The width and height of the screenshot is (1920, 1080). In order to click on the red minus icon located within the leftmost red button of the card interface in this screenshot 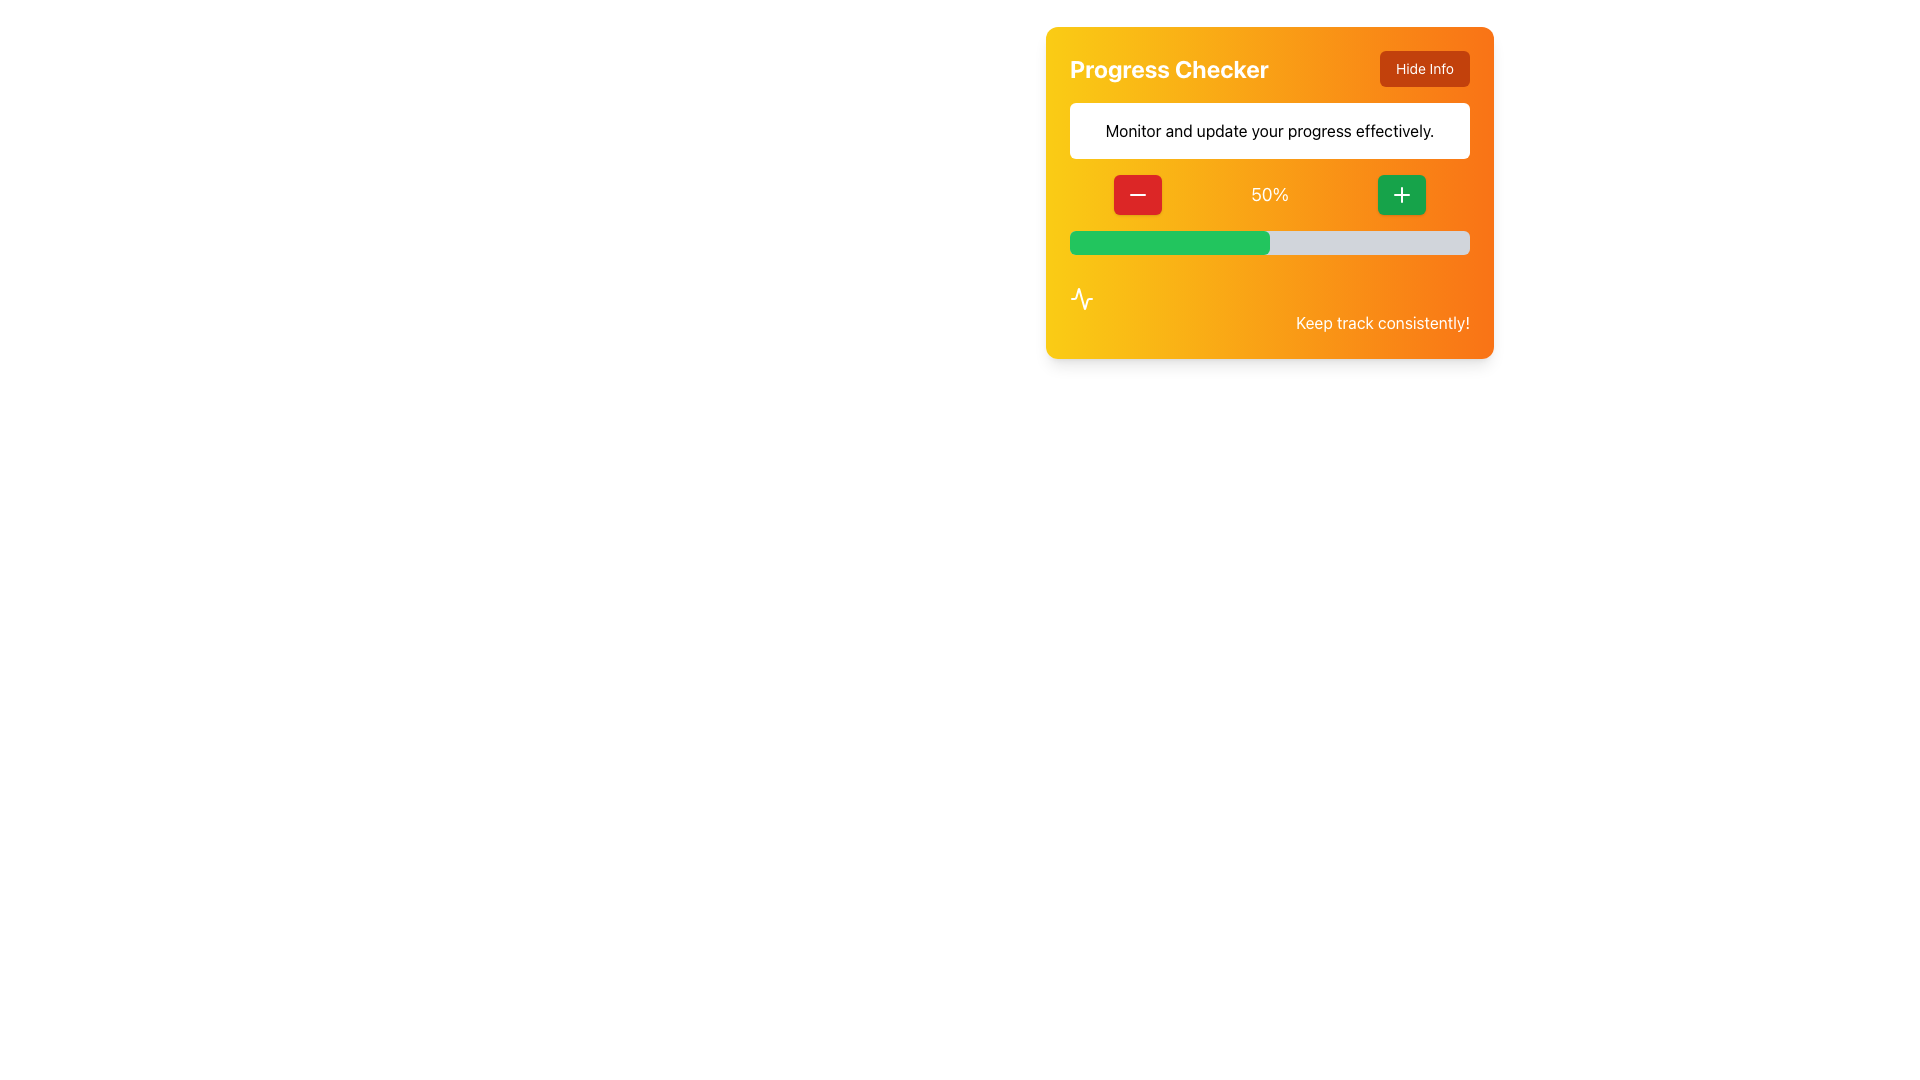, I will do `click(1138, 195)`.